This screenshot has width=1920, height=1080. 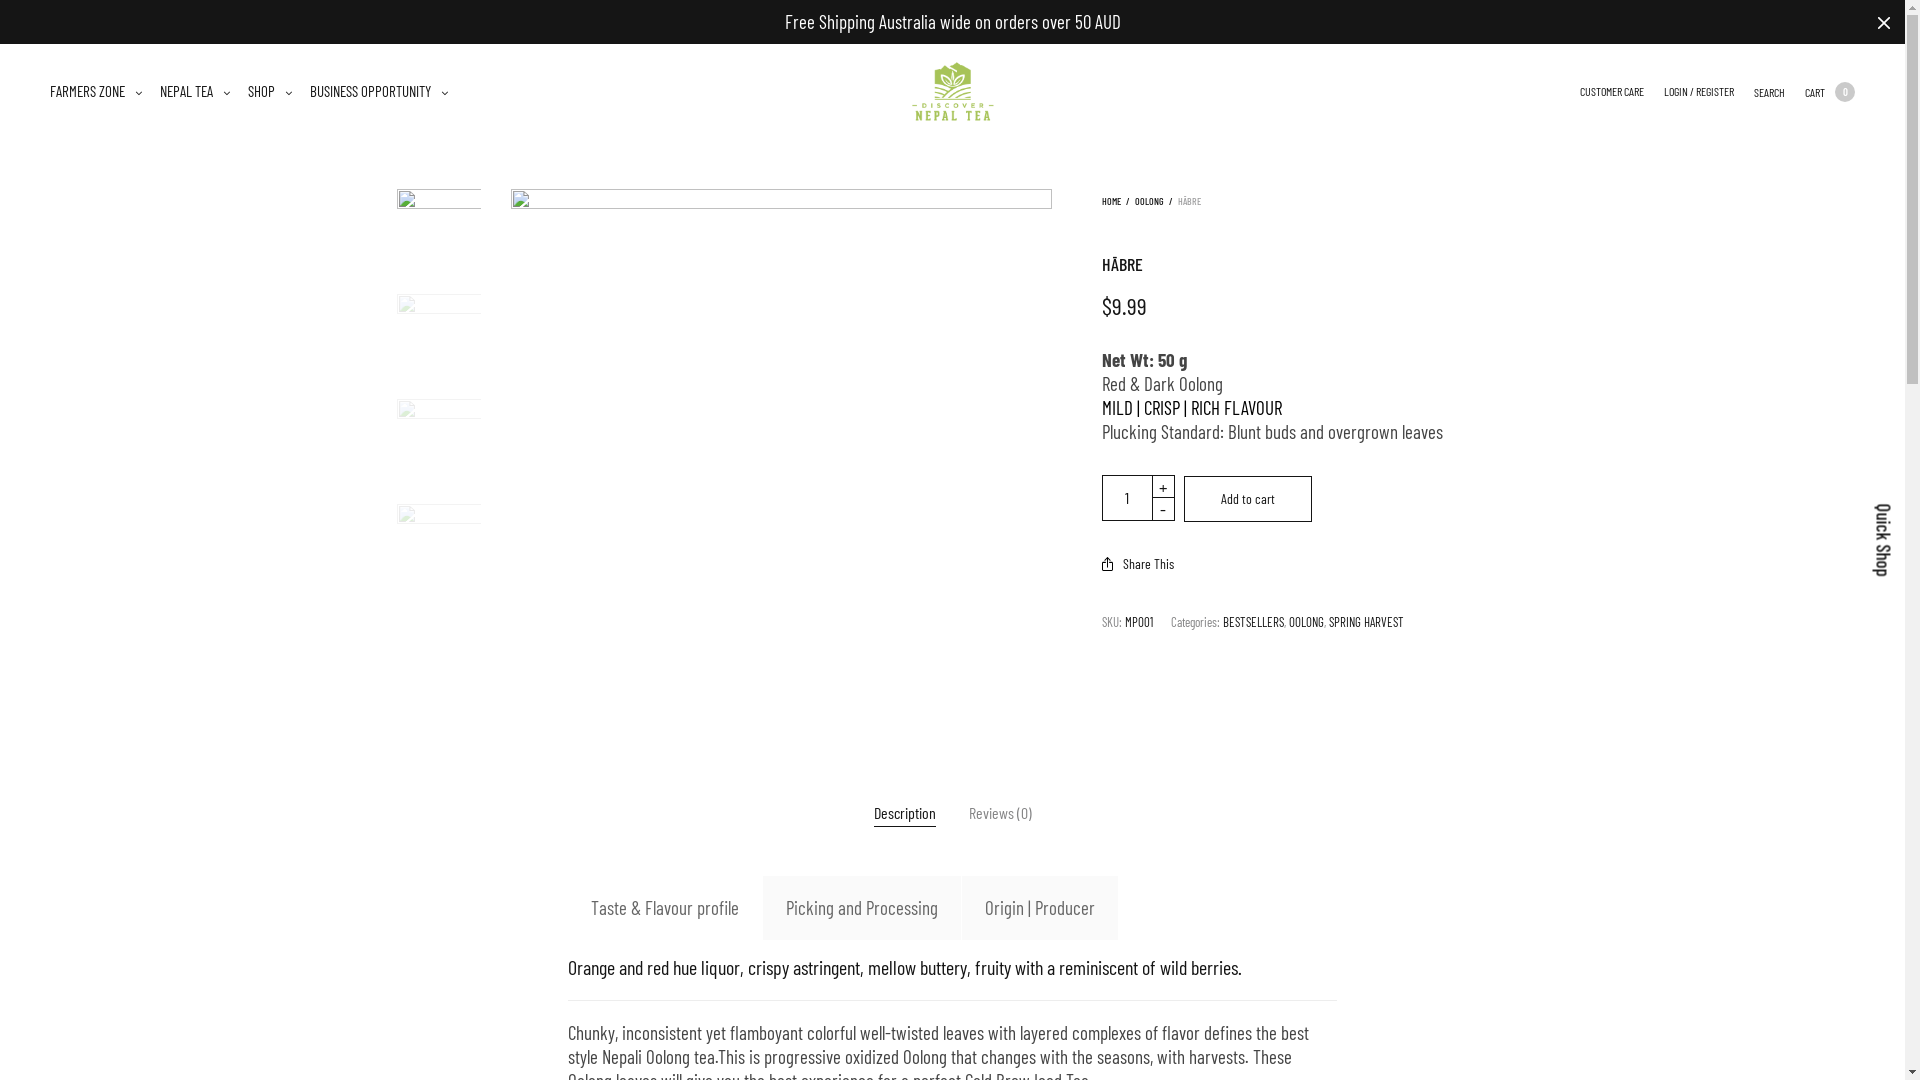 I want to click on 'Add to cart', so click(x=1184, y=497).